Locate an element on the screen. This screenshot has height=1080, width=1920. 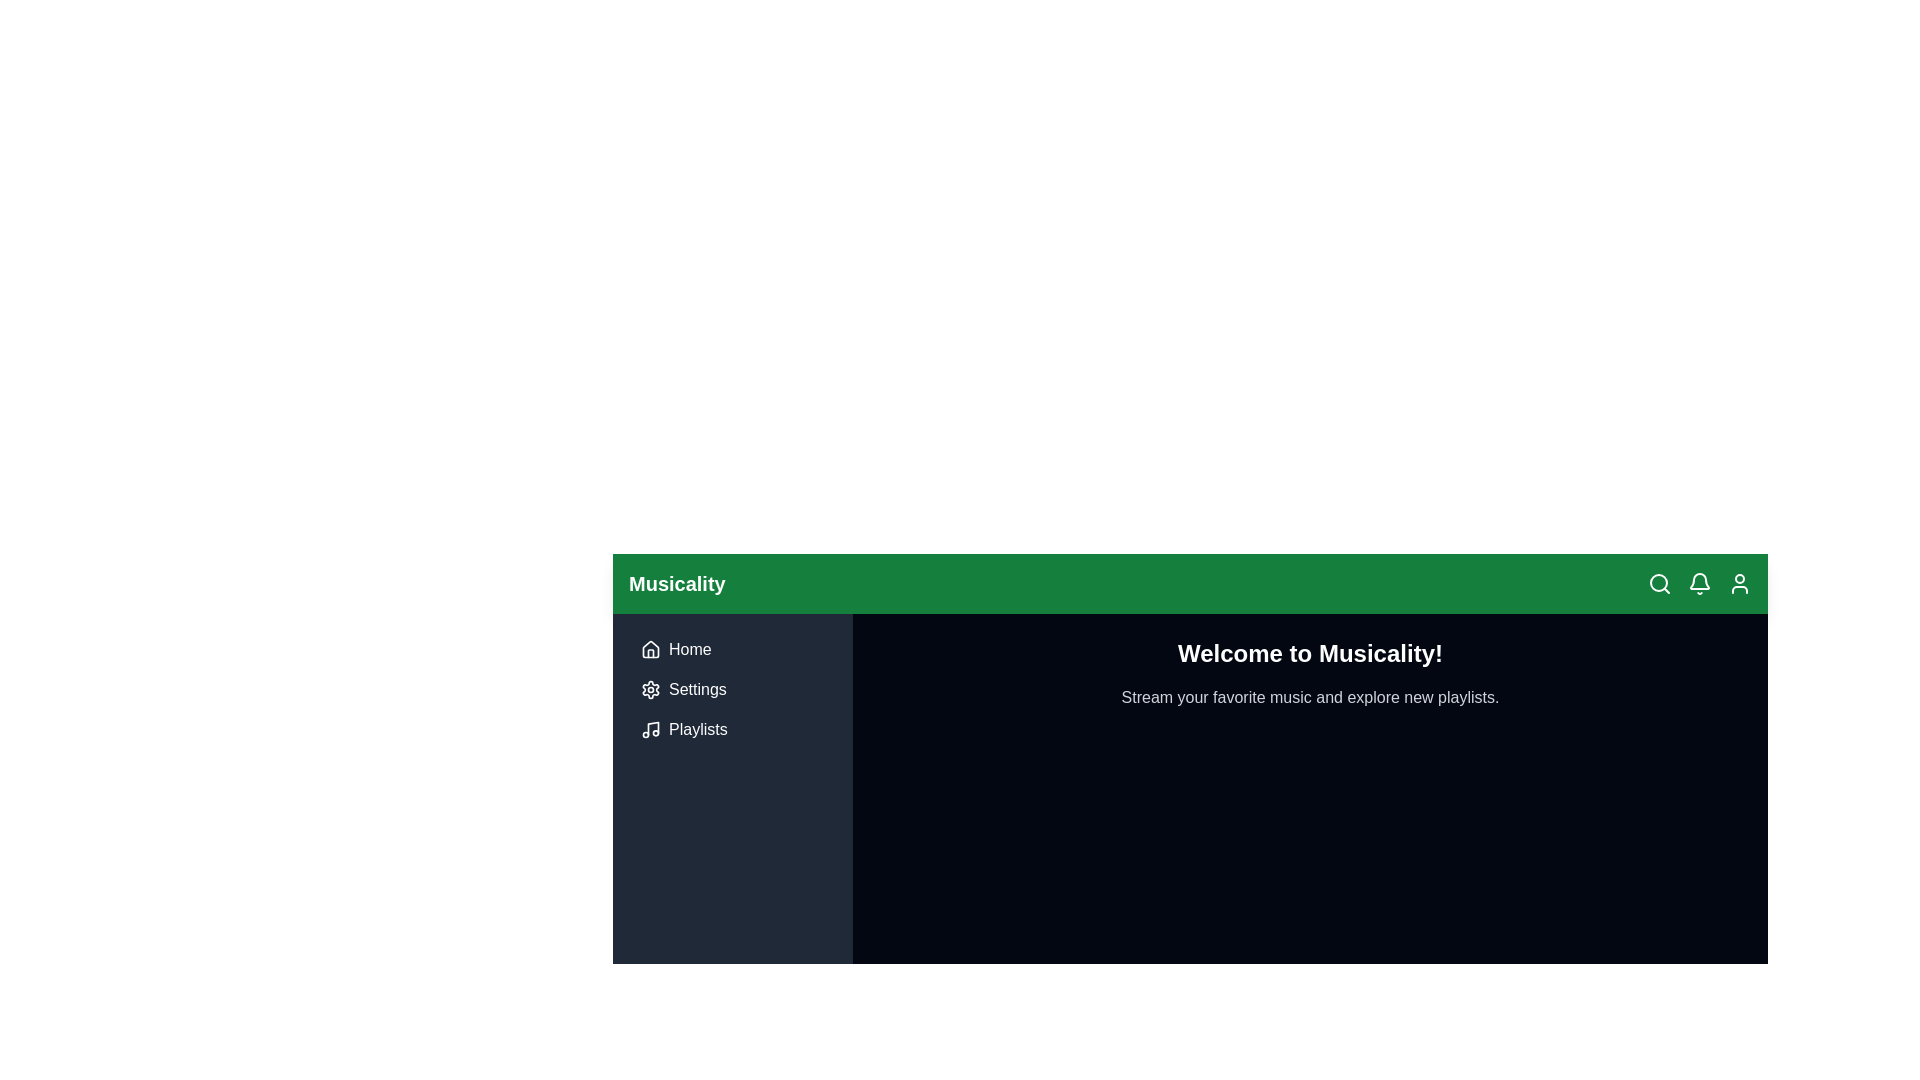
the 'Playlists' icon in the navigation menu located on the left side of the interface is located at coordinates (651, 729).